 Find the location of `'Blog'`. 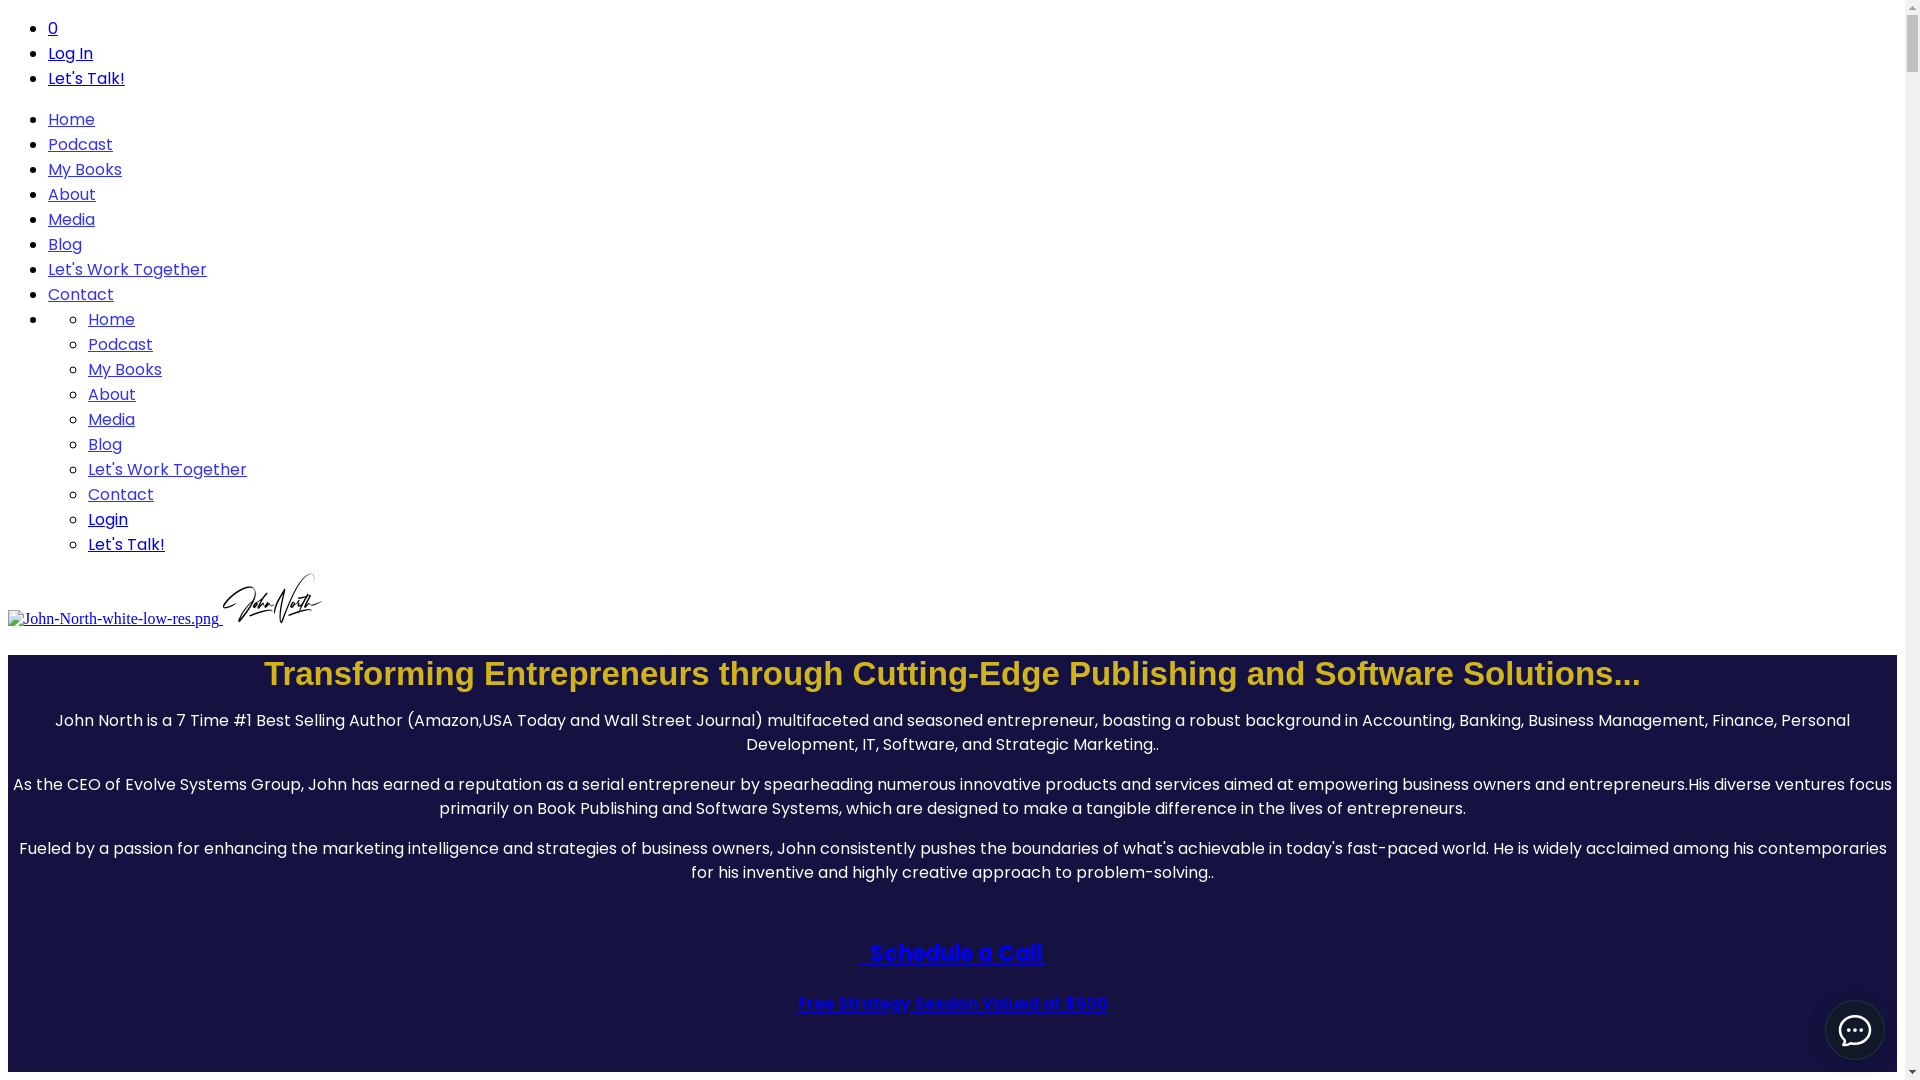

'Blog' is located at coordinates (65, 243).